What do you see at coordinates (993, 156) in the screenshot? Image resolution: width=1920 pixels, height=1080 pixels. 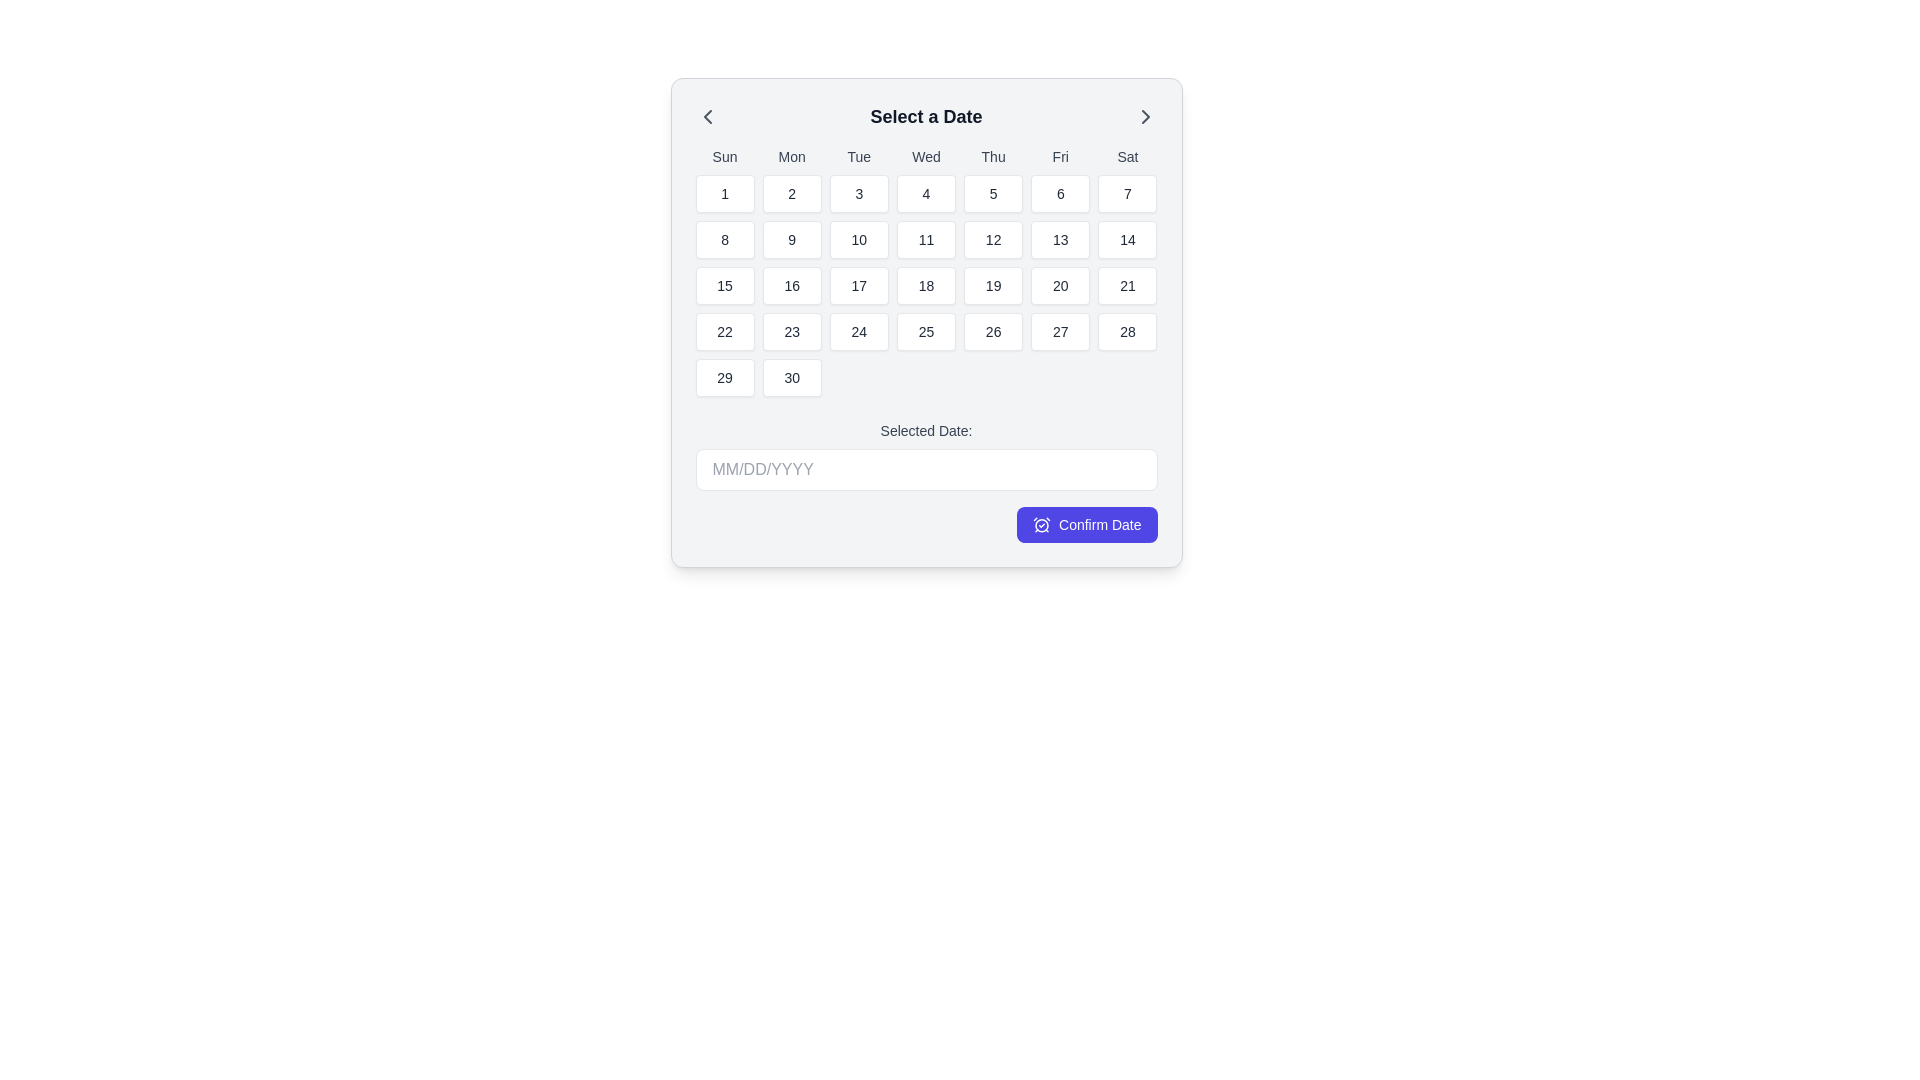 I see `the text label displaying the abbreviation 'Thu', which is styled in gray color and is the fifth day in the horizontal sequence of weekday abbreviations in the calendar layout` at bounding box center [993, 156].